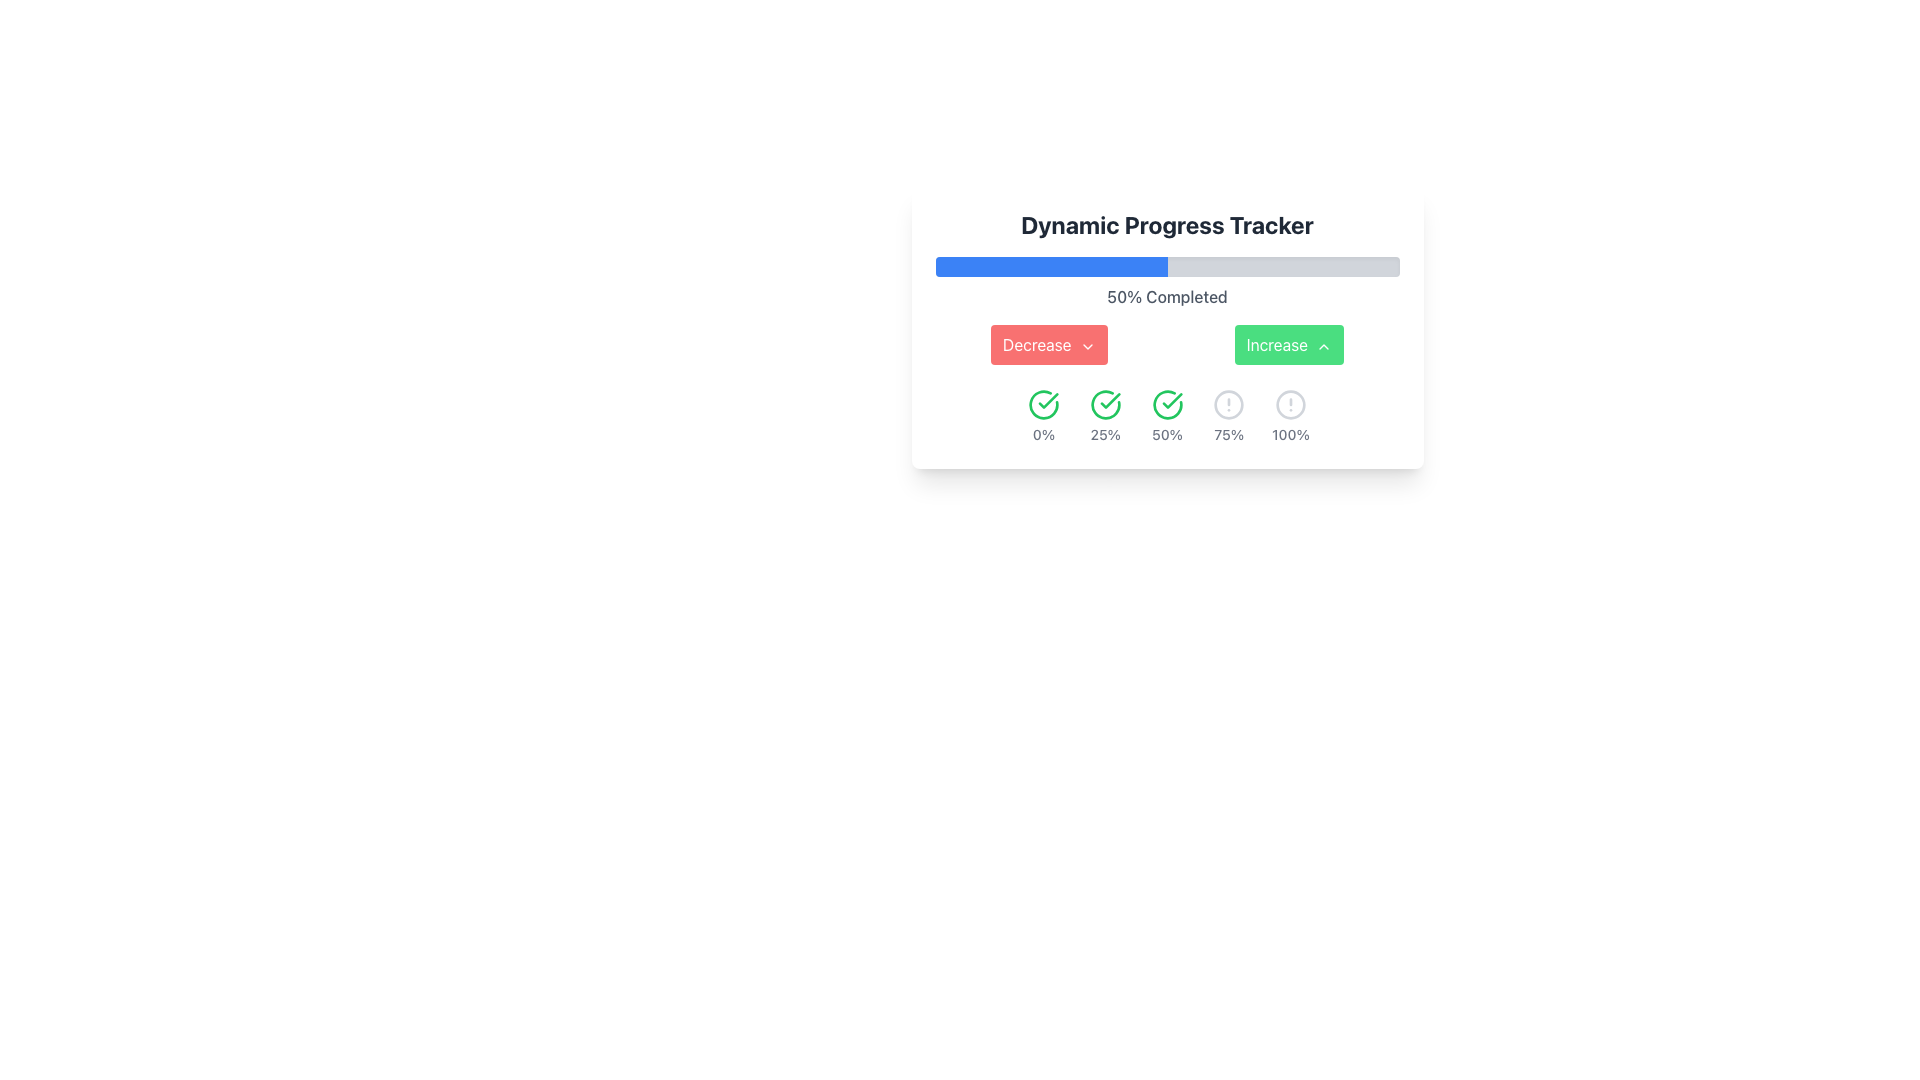 The width and height of the screenshot is (1920, 1080). What do you see at coordinates (1048, 343) in the screenshot?
I see `the first button used to decrease a value or progress, positioned left under the progress tracker to observe its hover effect` at bounding box center [1048, 343].